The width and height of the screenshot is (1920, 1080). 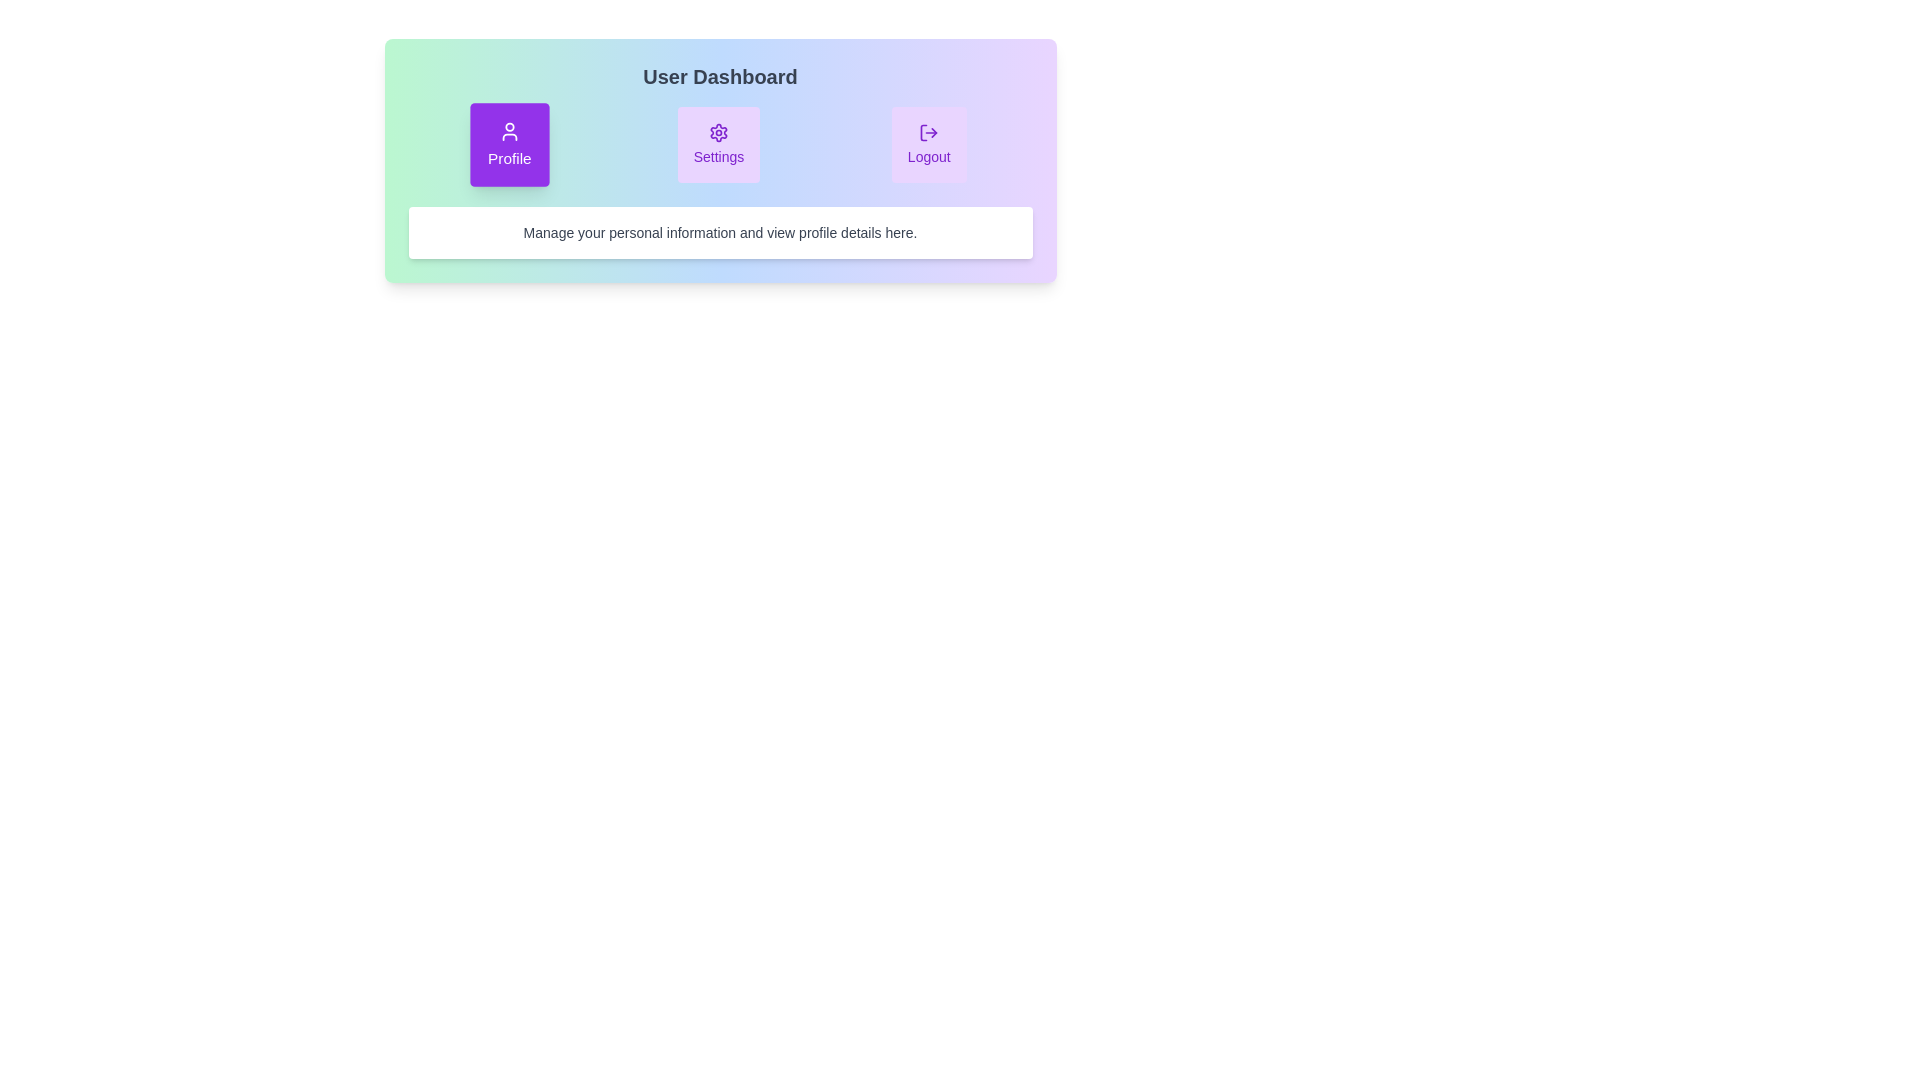 I want to click on the Profile tab to view its hover effect, so click(x=510, y=144).